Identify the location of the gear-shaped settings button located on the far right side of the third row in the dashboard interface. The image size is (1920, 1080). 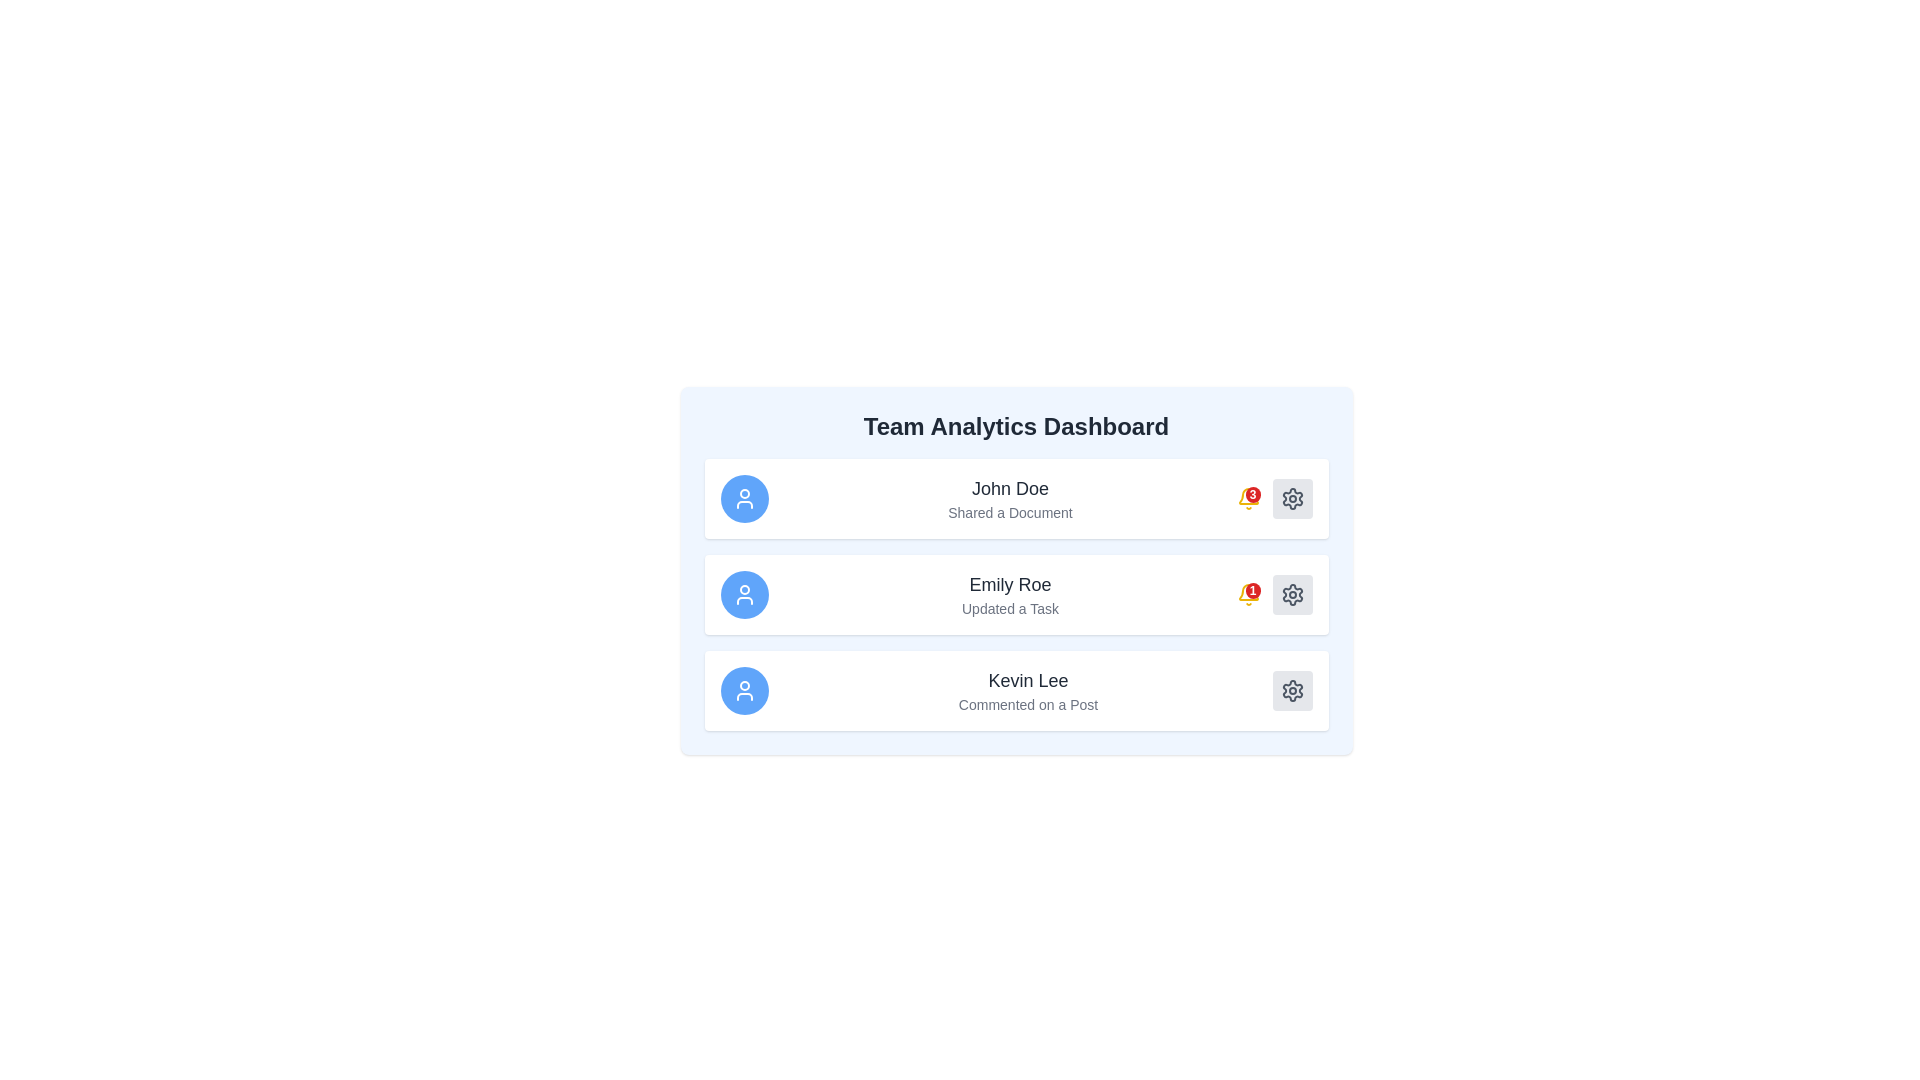
(1292, 593).